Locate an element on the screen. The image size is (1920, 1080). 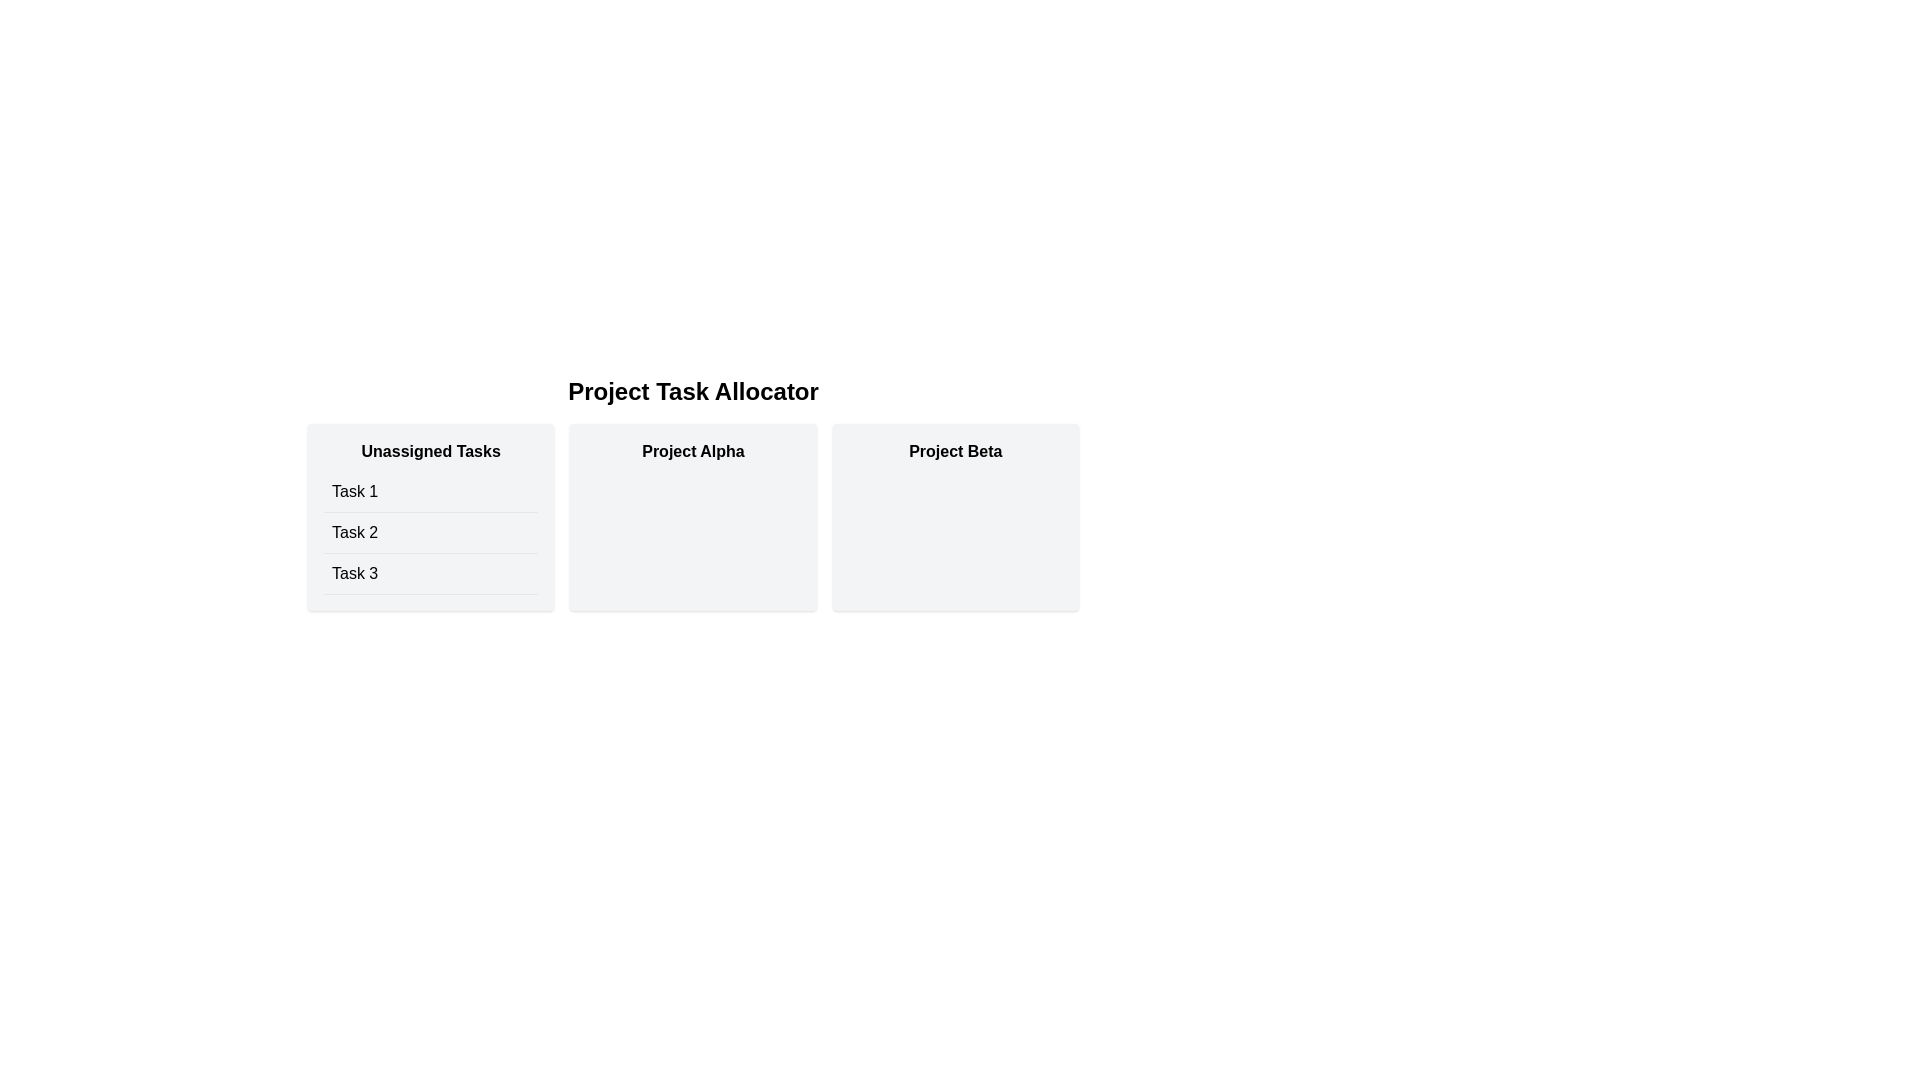
the 'Project Alpha' section to view its assigned tasks is located at coordinates (692, 451).